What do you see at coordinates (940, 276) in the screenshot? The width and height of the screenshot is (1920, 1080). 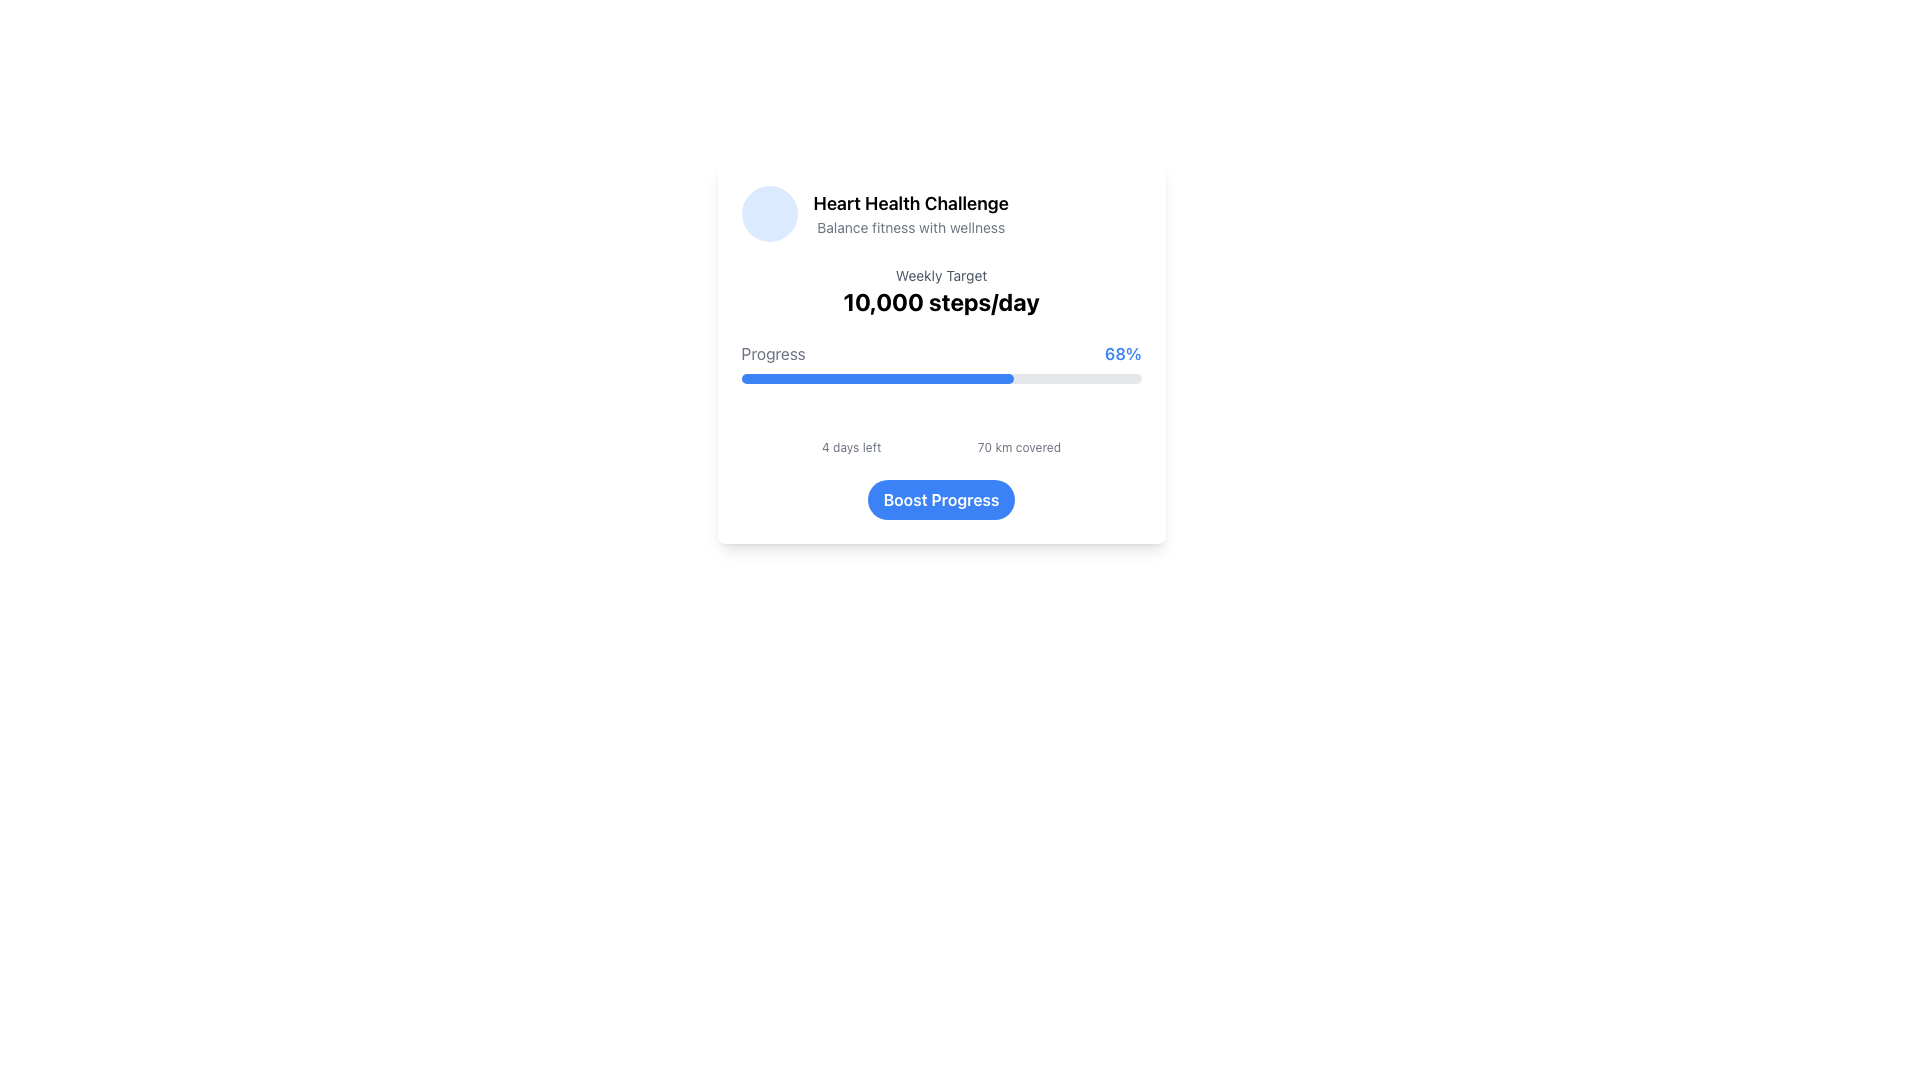 I see `the Text Label that indicates the type of goal for the 'Heart Health Challenge', positioned above the '10,000 steps/day' label` at bounding box center [940, 276].